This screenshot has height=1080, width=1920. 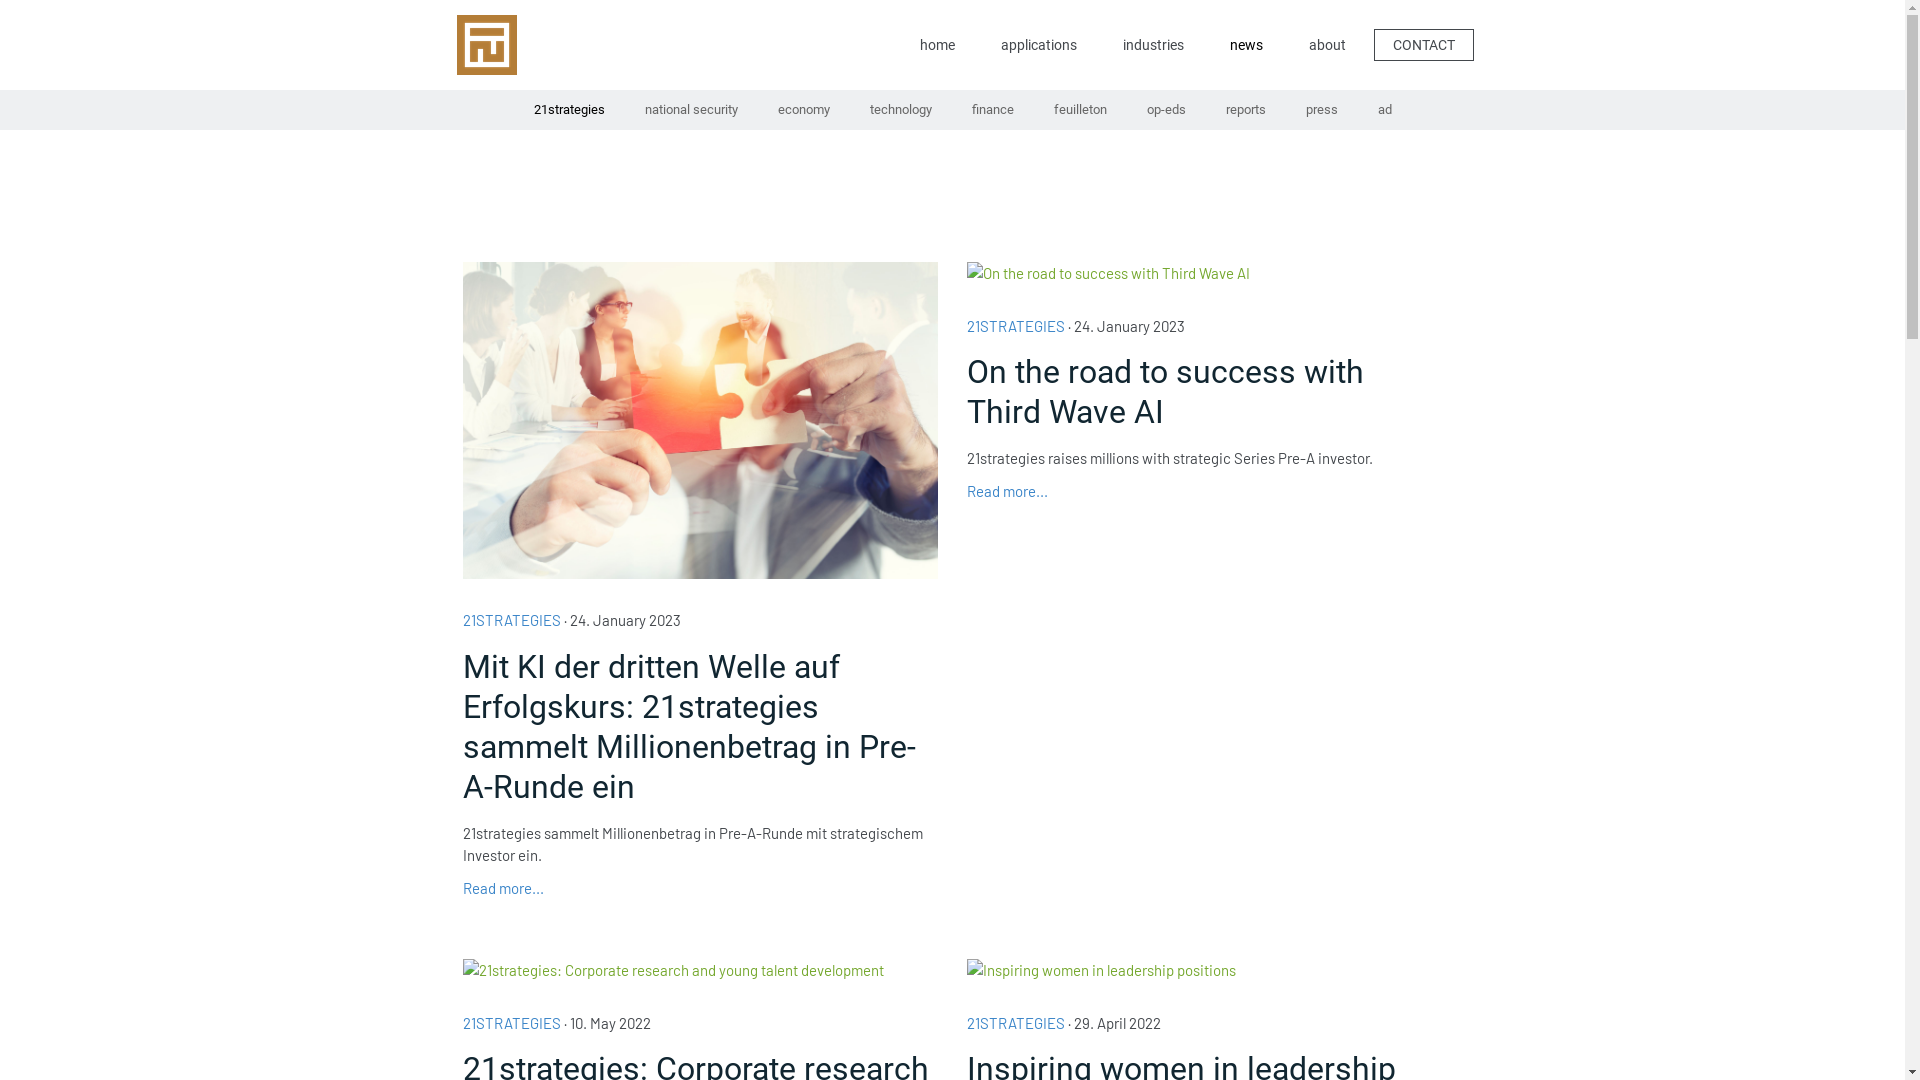 I want to click on 'technology', so click(x=900, y=110).